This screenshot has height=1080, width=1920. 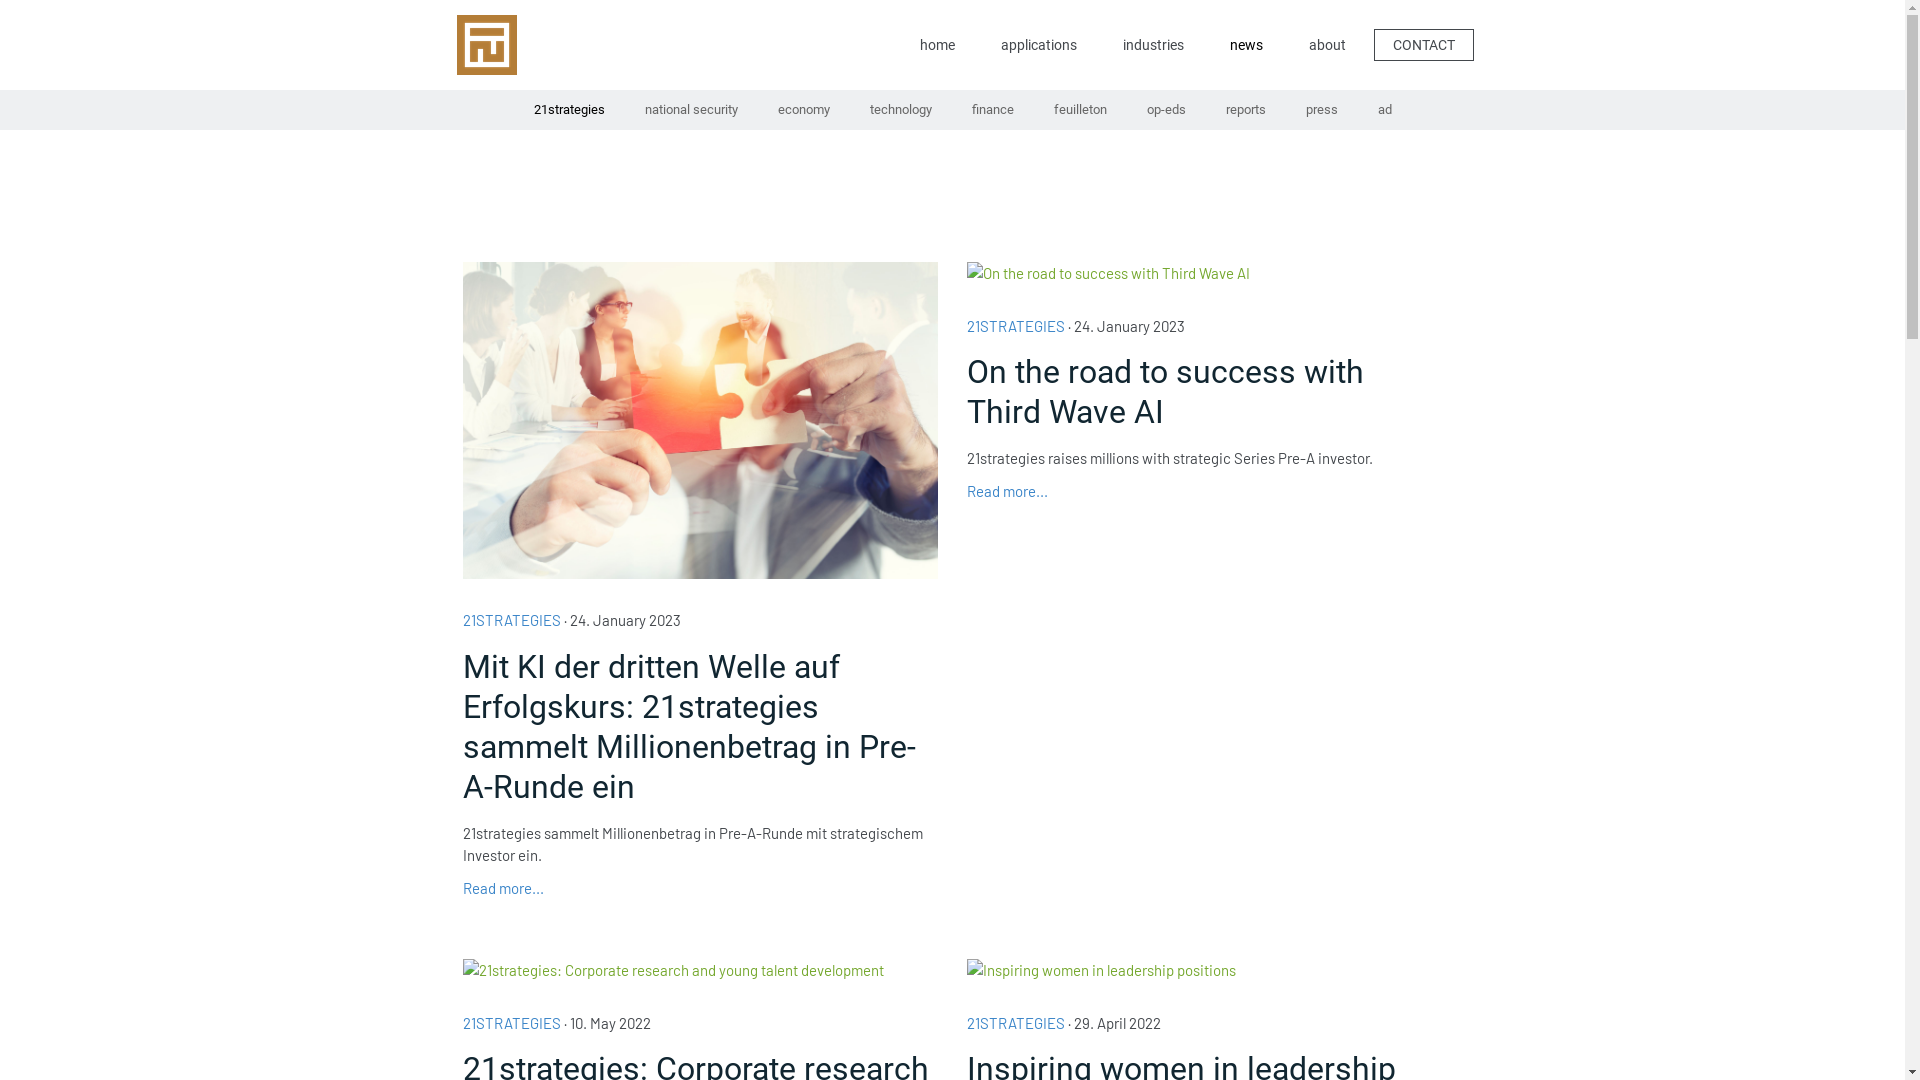 I want to click on 'technology', so click(x=900, y=110).